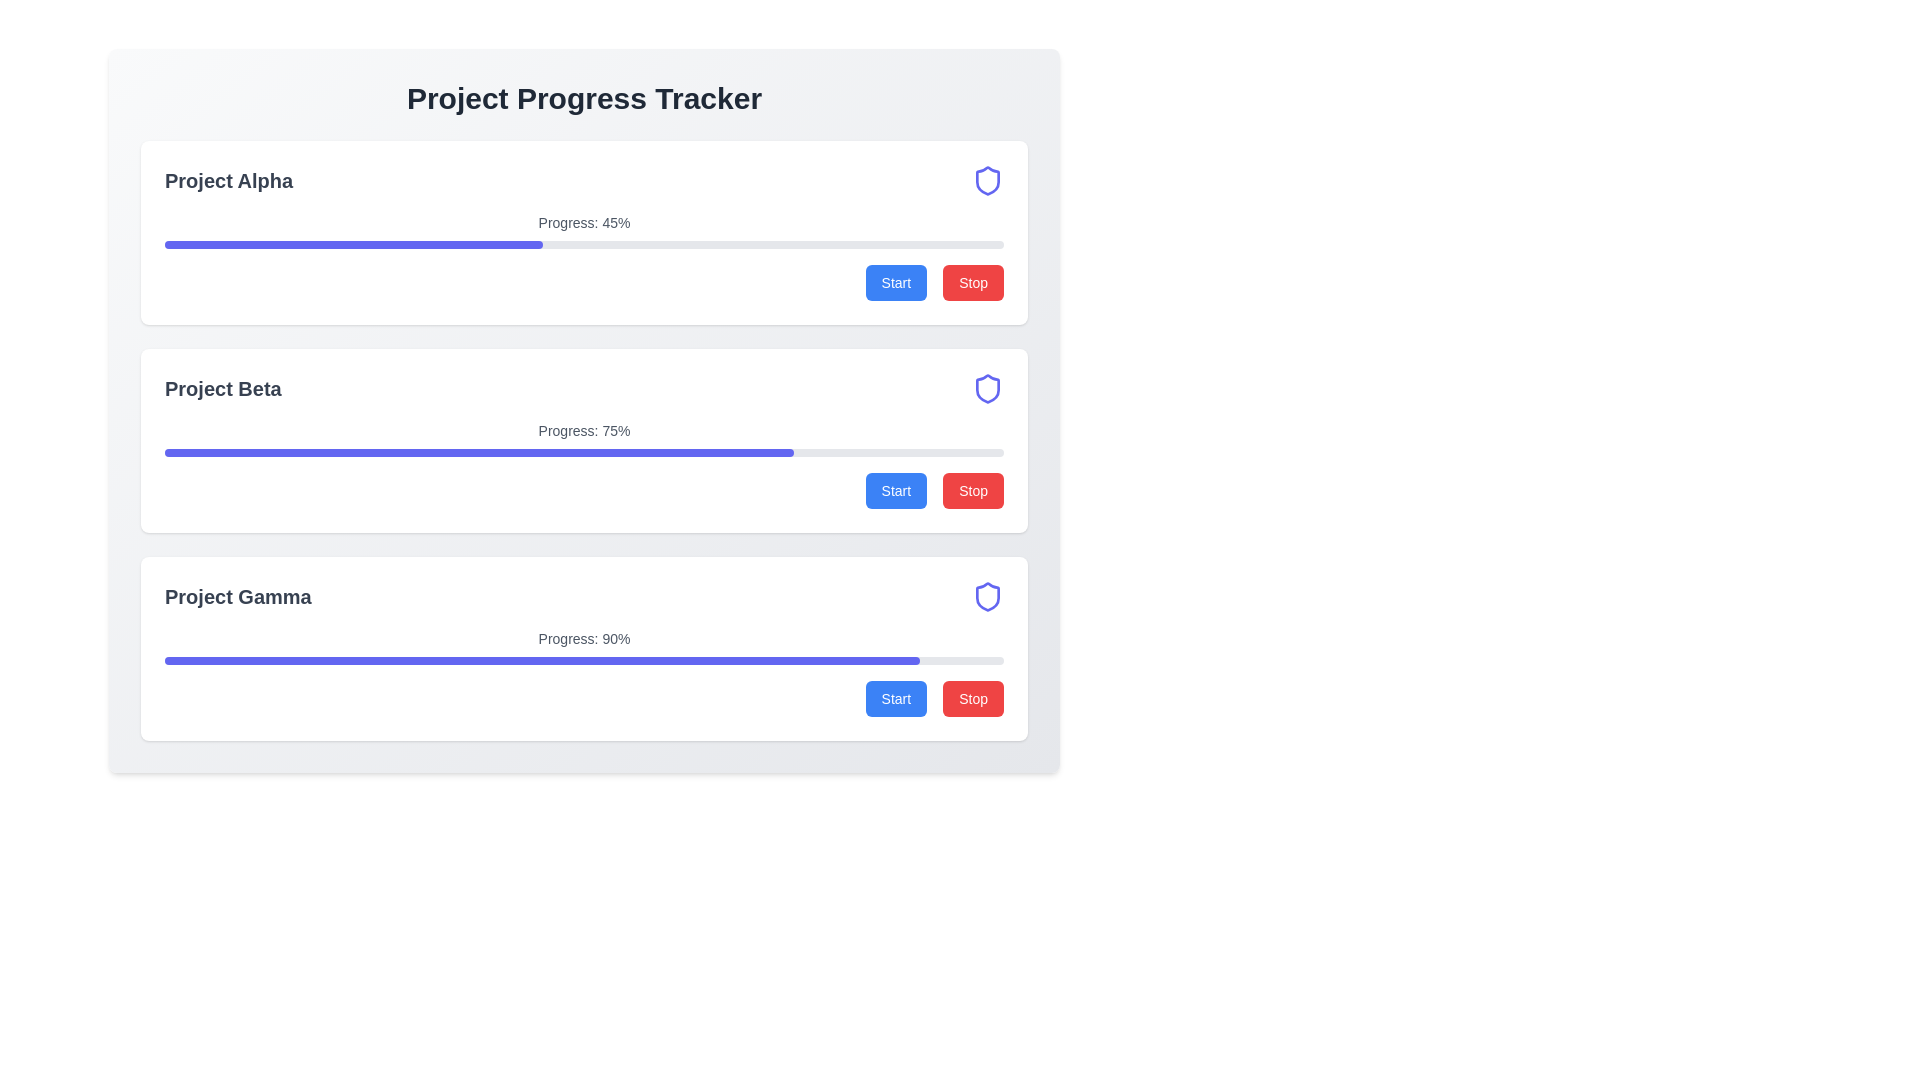 This screenshot has width=1920, height=1080. Describe the element at coordinates (583, 244) in the screenshot. I see `the progress bar that visually represents the progress of 'Project Alpha', showing a 45% completion level, located below the 'Progress: 45%' text` at that location.